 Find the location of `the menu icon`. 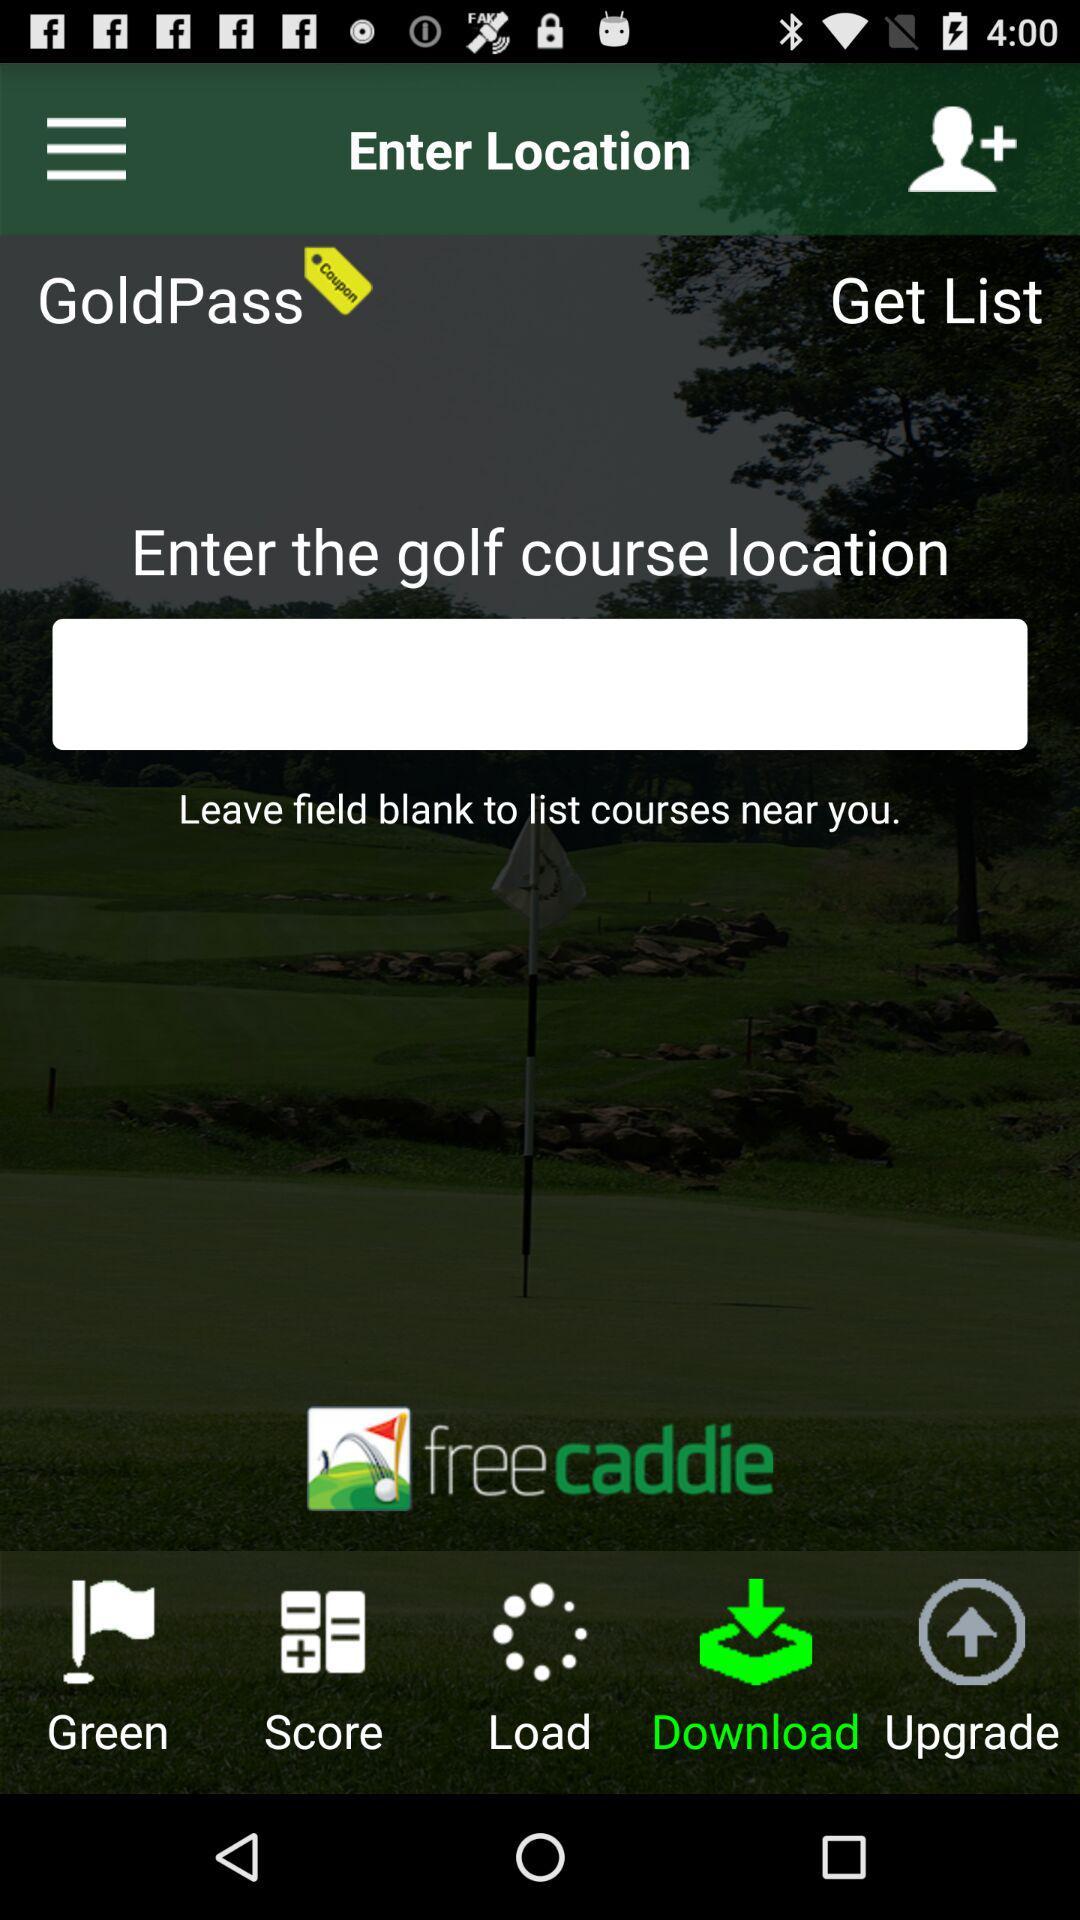

the menu icon is located at coordinates (77, 158).